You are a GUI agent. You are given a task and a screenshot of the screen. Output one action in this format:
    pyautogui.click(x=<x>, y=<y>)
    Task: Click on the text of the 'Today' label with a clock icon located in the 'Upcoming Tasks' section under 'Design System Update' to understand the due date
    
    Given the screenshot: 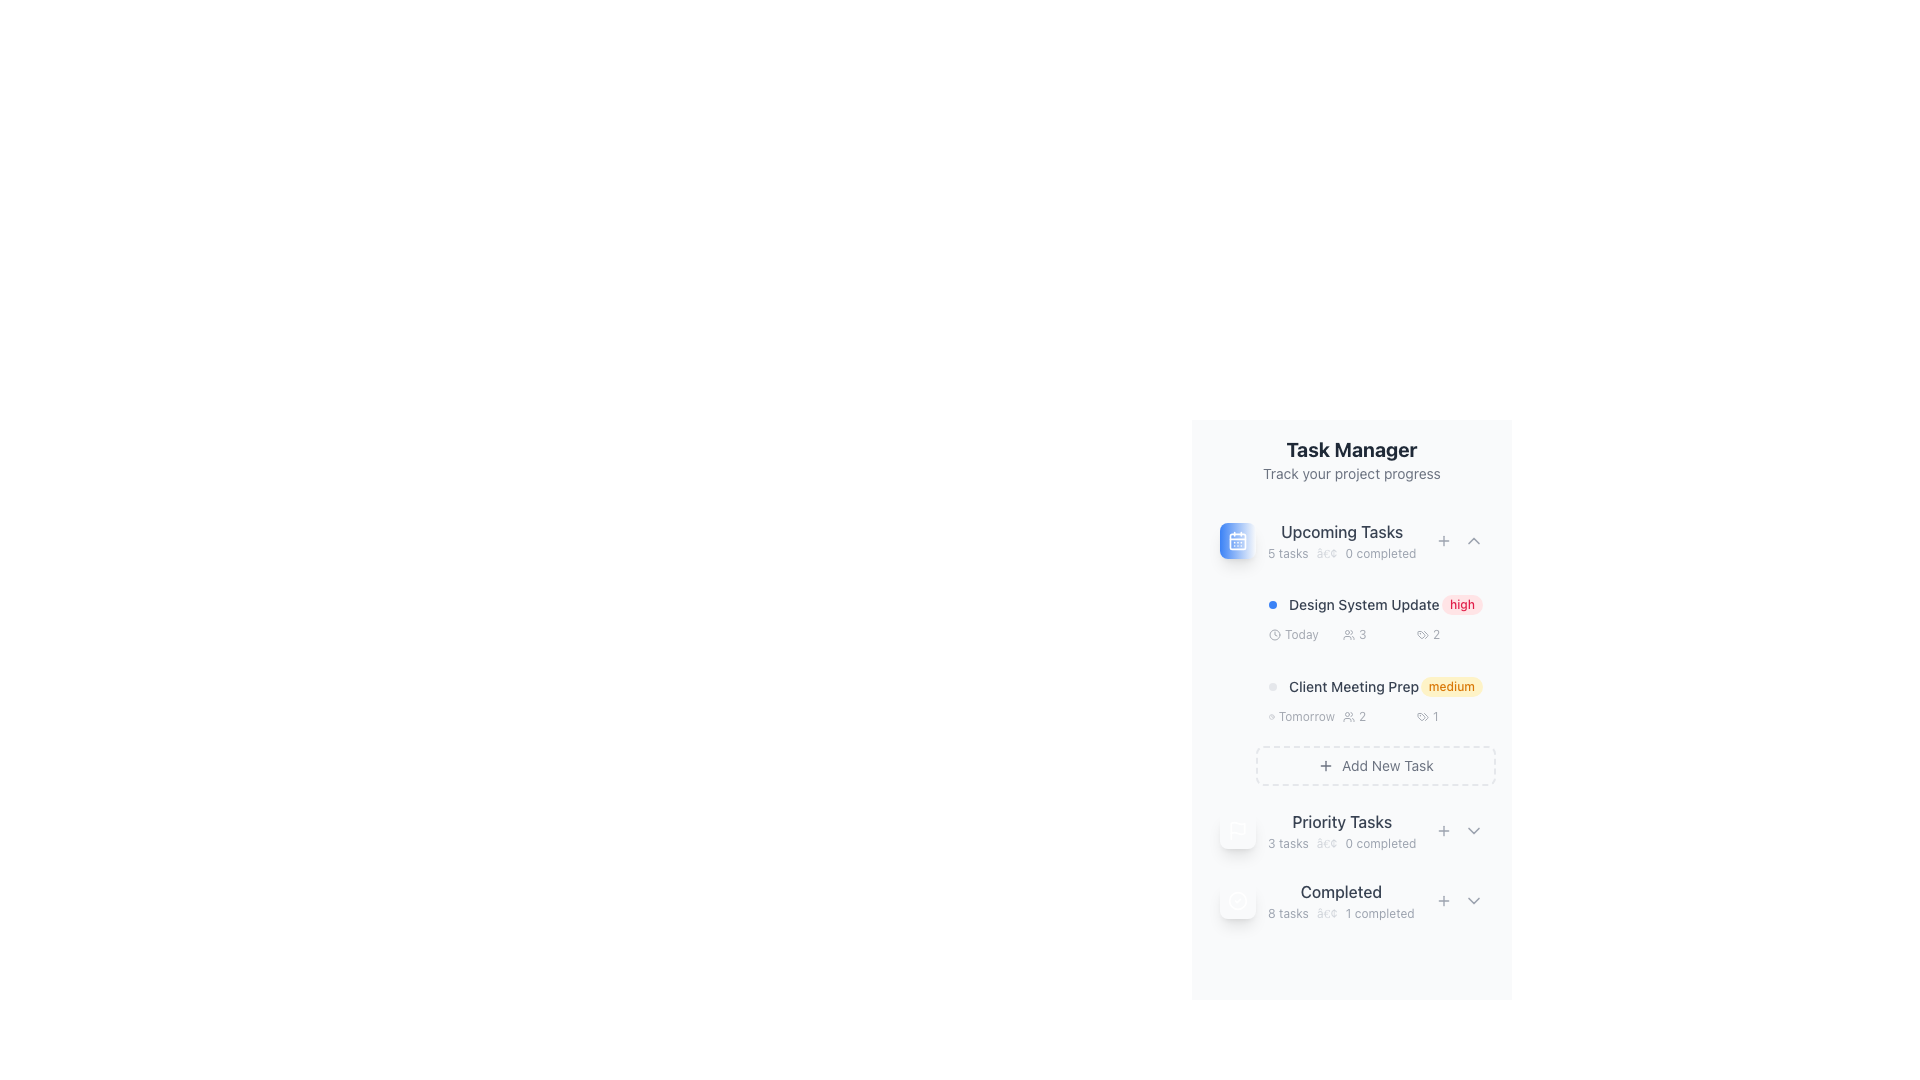 What is the action you would take?
    pyautogui.click(x=1301, y=635)
    